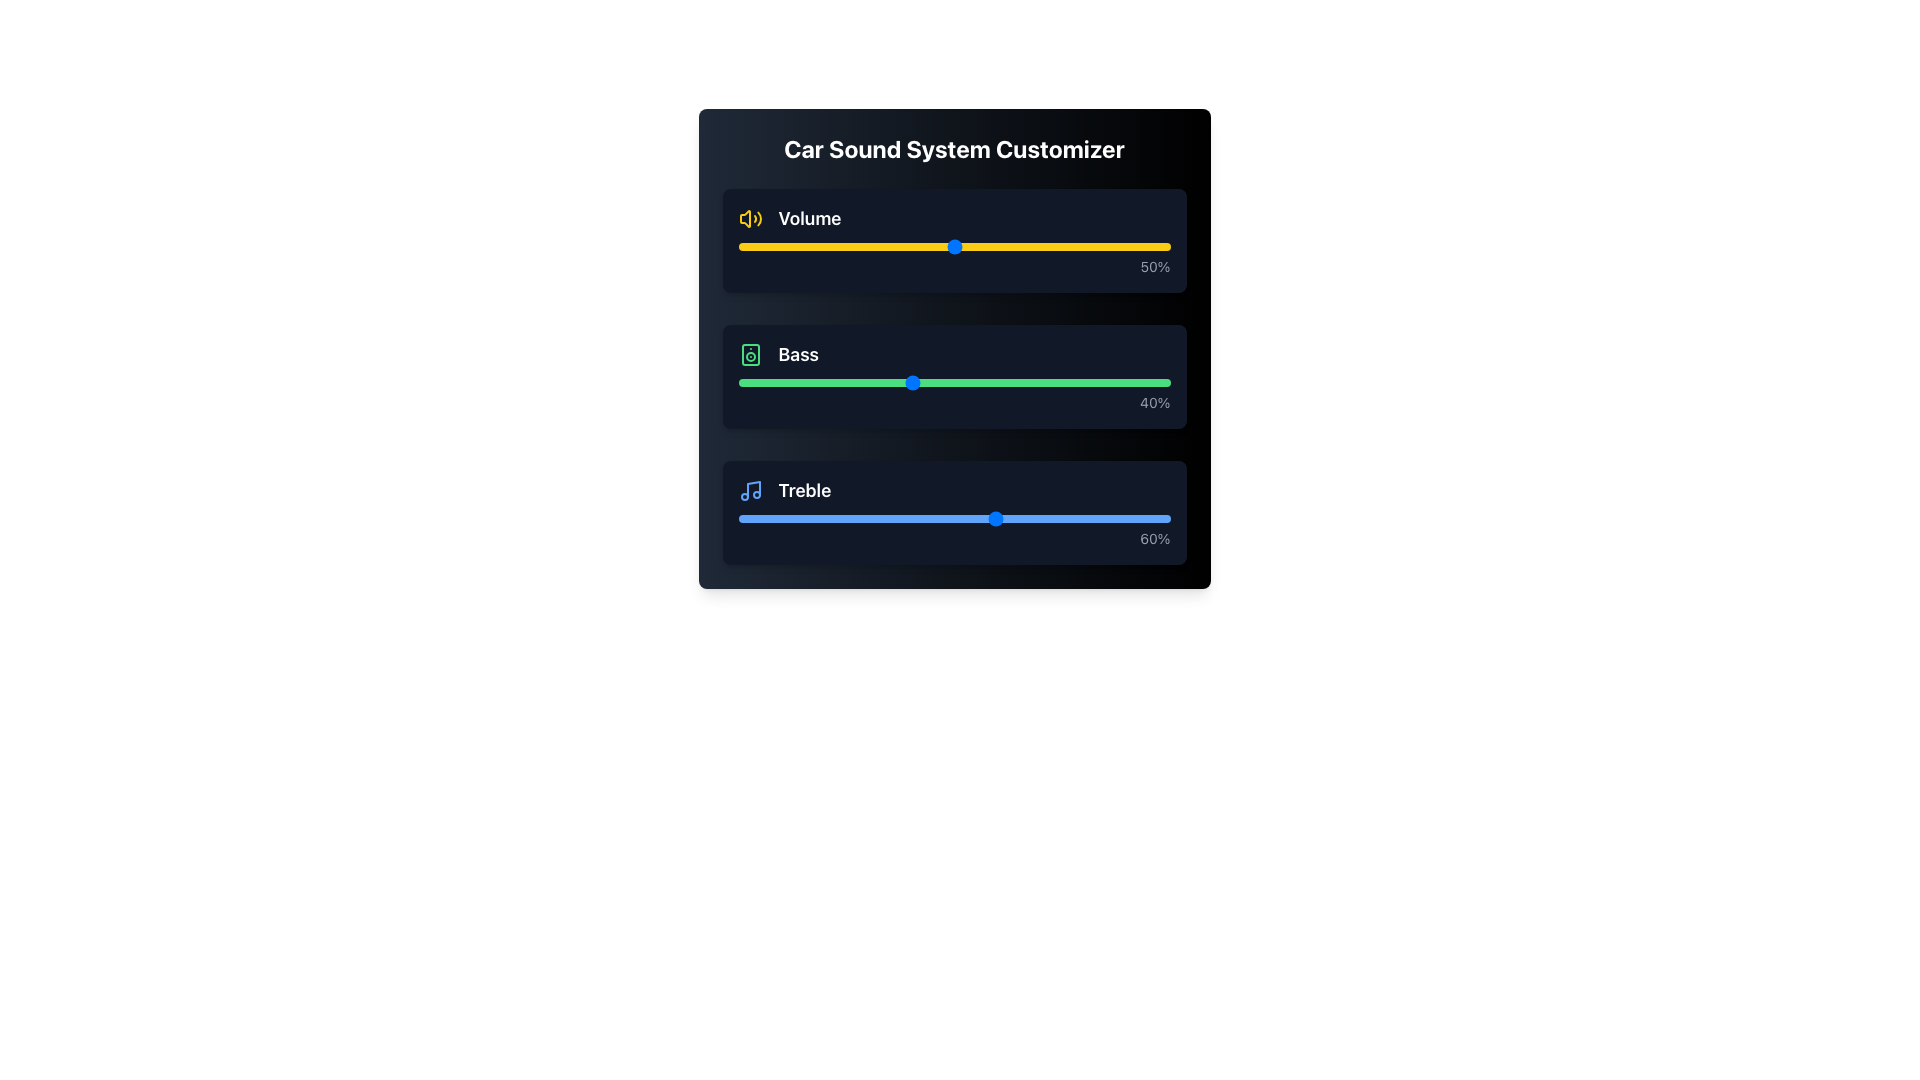 The image size is (1920, 1080). I want to click on the green slider control of the Bass slider input, which has a dark background and displays '40%', so click(953, 377).